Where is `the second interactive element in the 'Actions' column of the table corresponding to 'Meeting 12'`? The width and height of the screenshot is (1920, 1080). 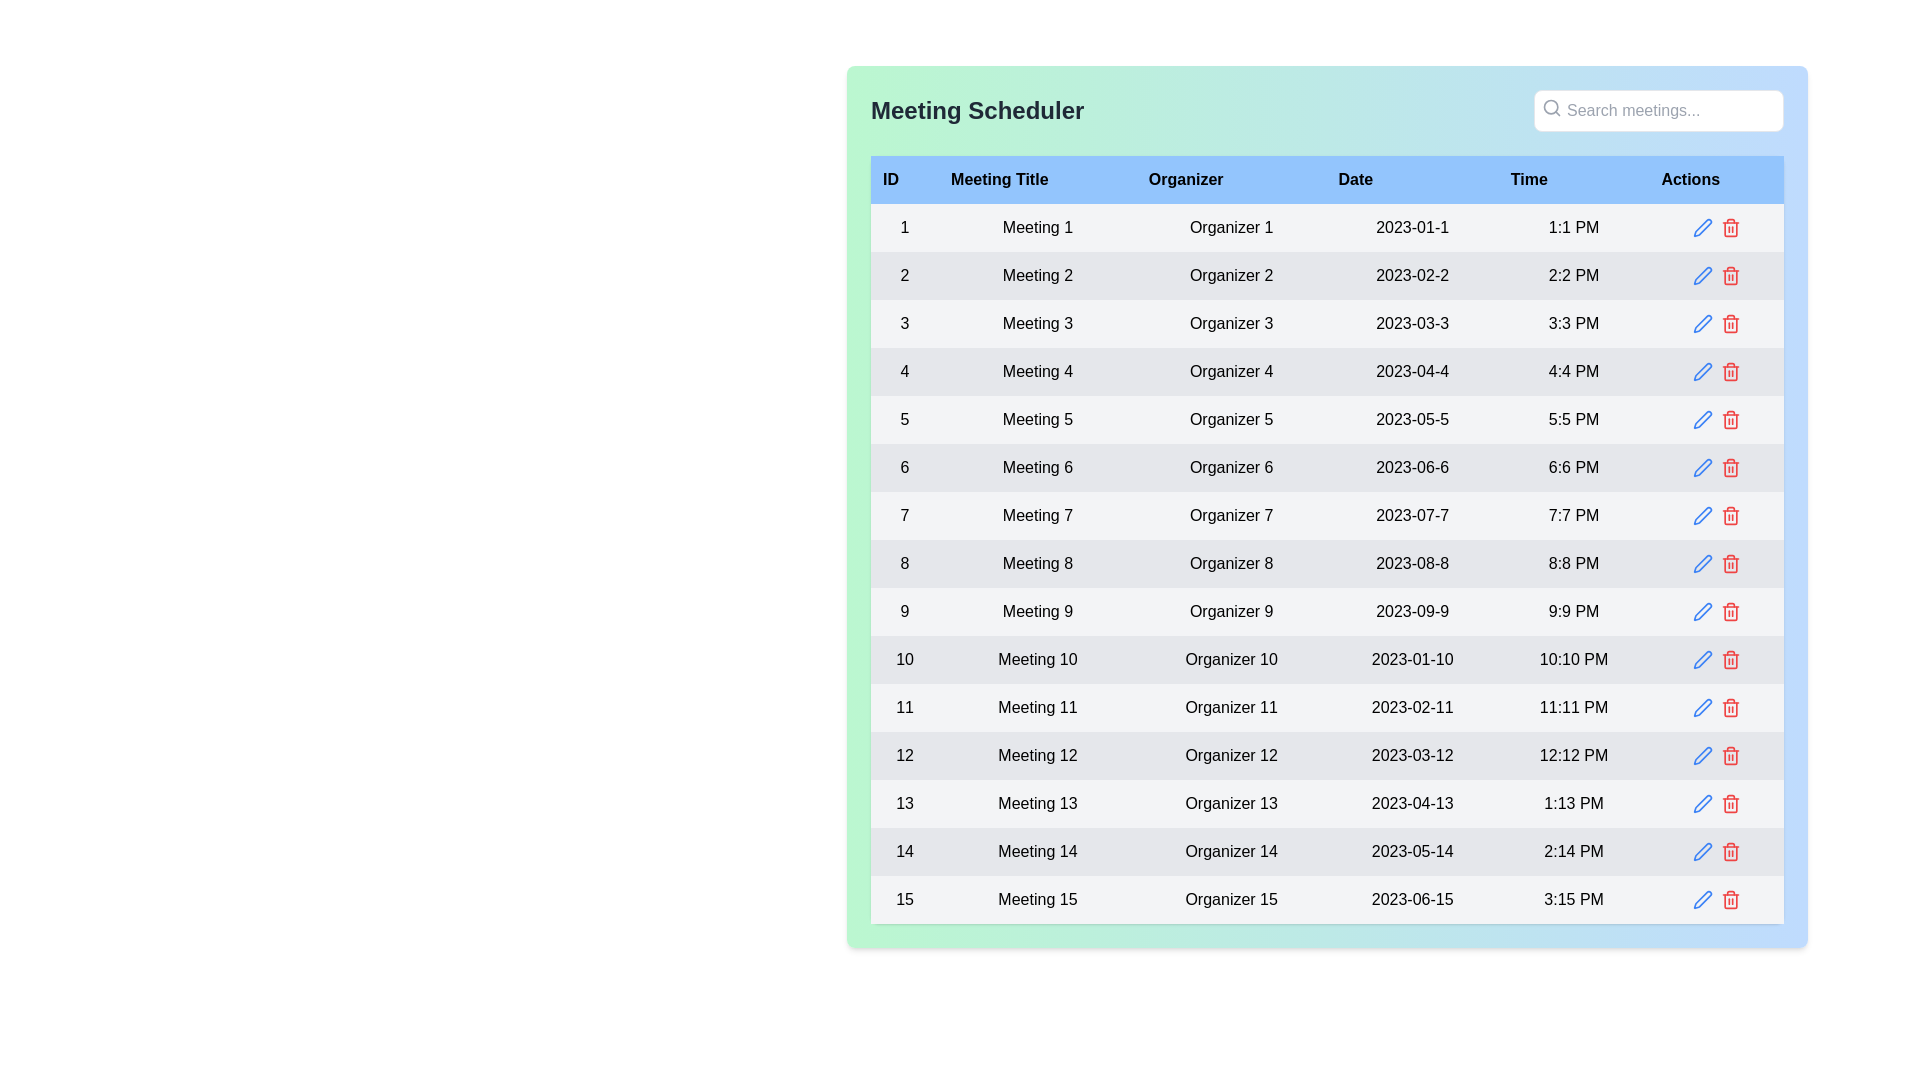 the second interactive element in the 'Actions' column of the table corresponding to 'Meeting 12' is located at coordinates (1729, 756).